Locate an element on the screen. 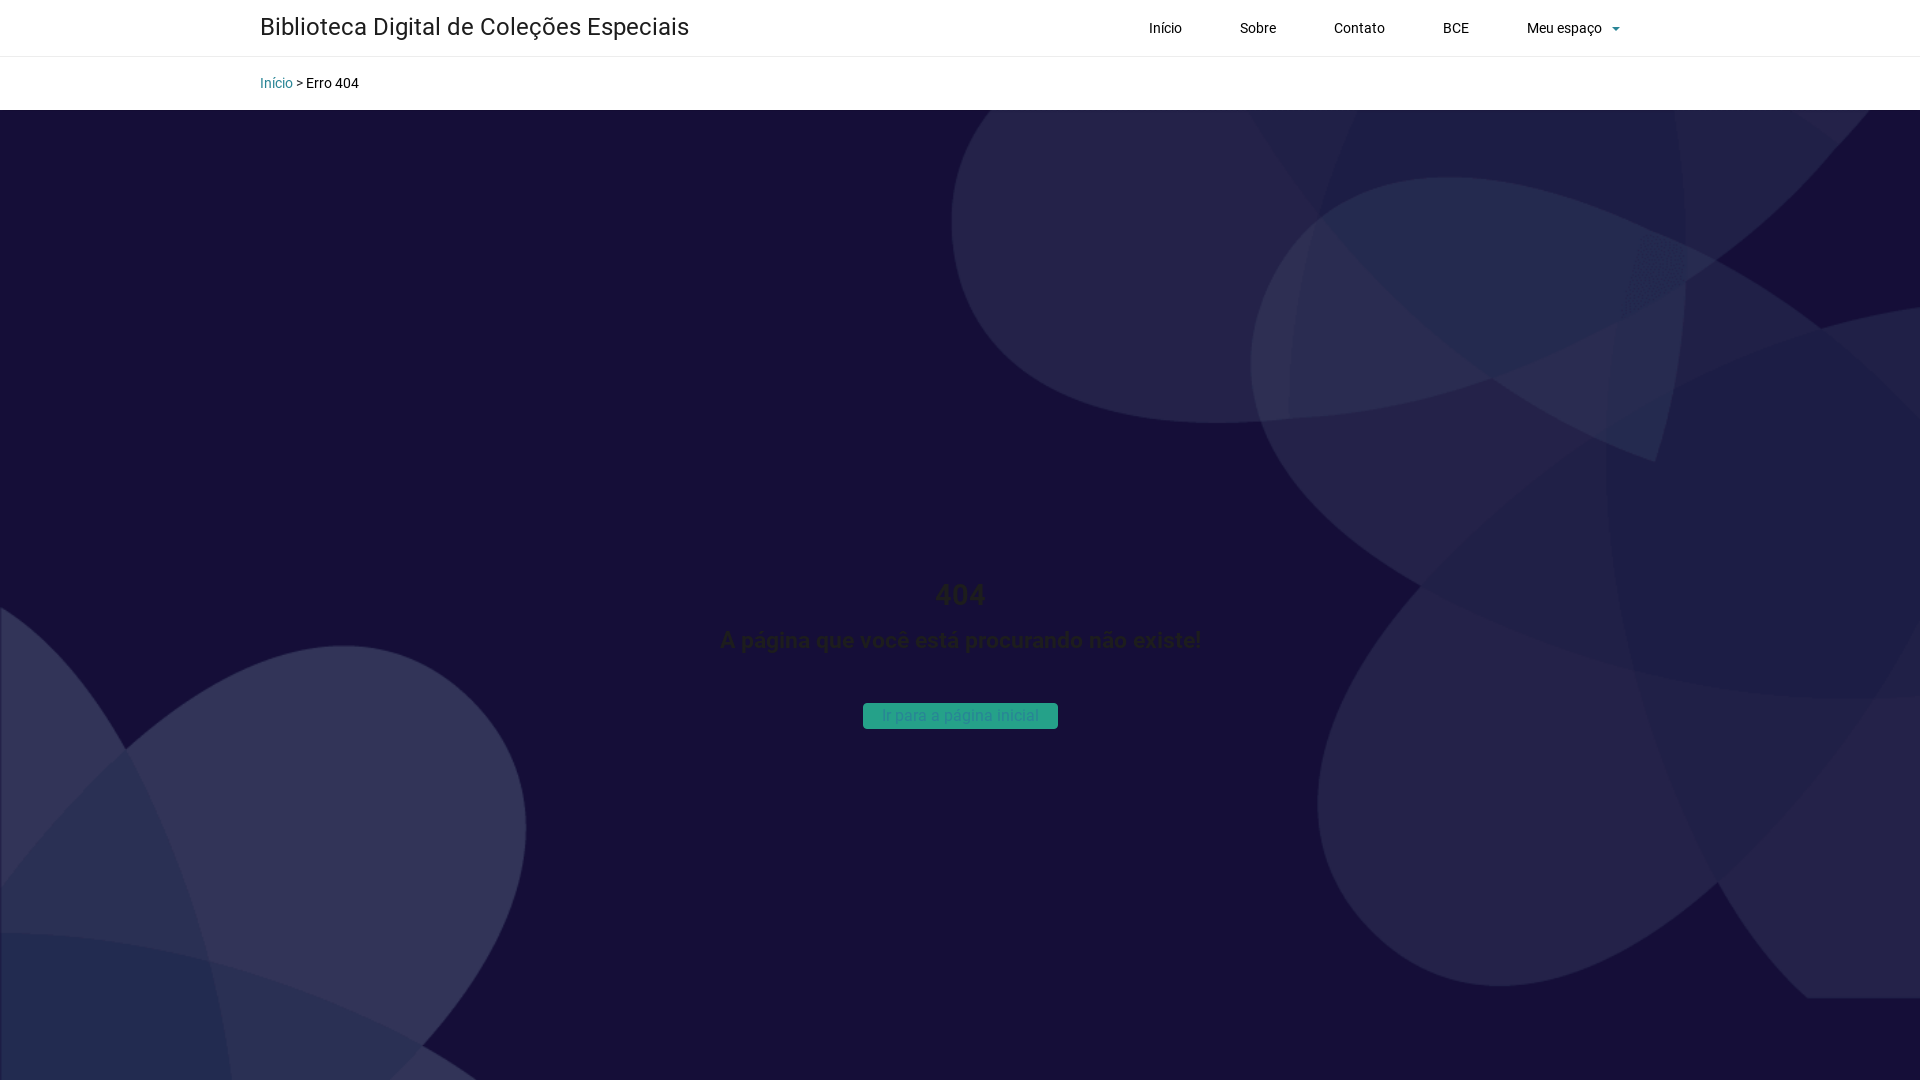 The image size is (1920, 1080). 'BCE' is located at coordinates (1455, 28).